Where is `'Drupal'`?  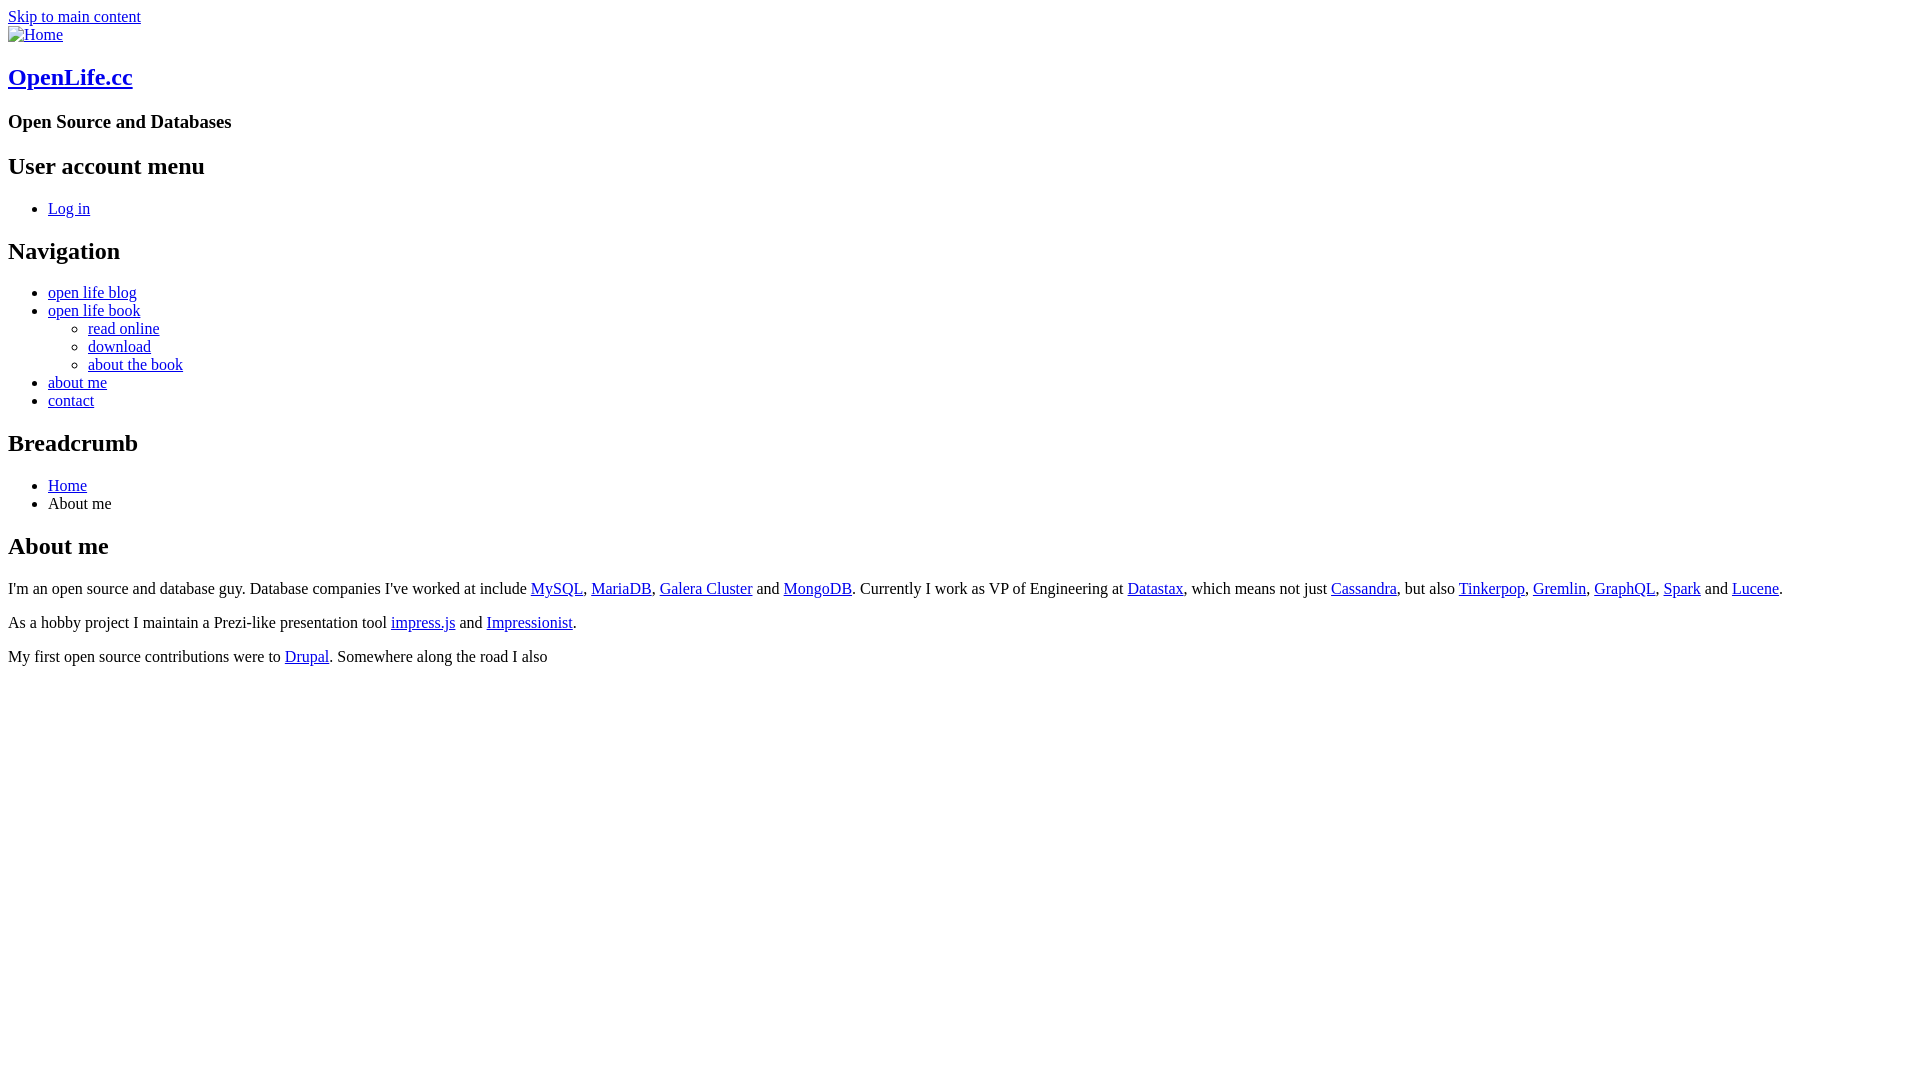 'Drupal' is located at coordinates (306, 656).